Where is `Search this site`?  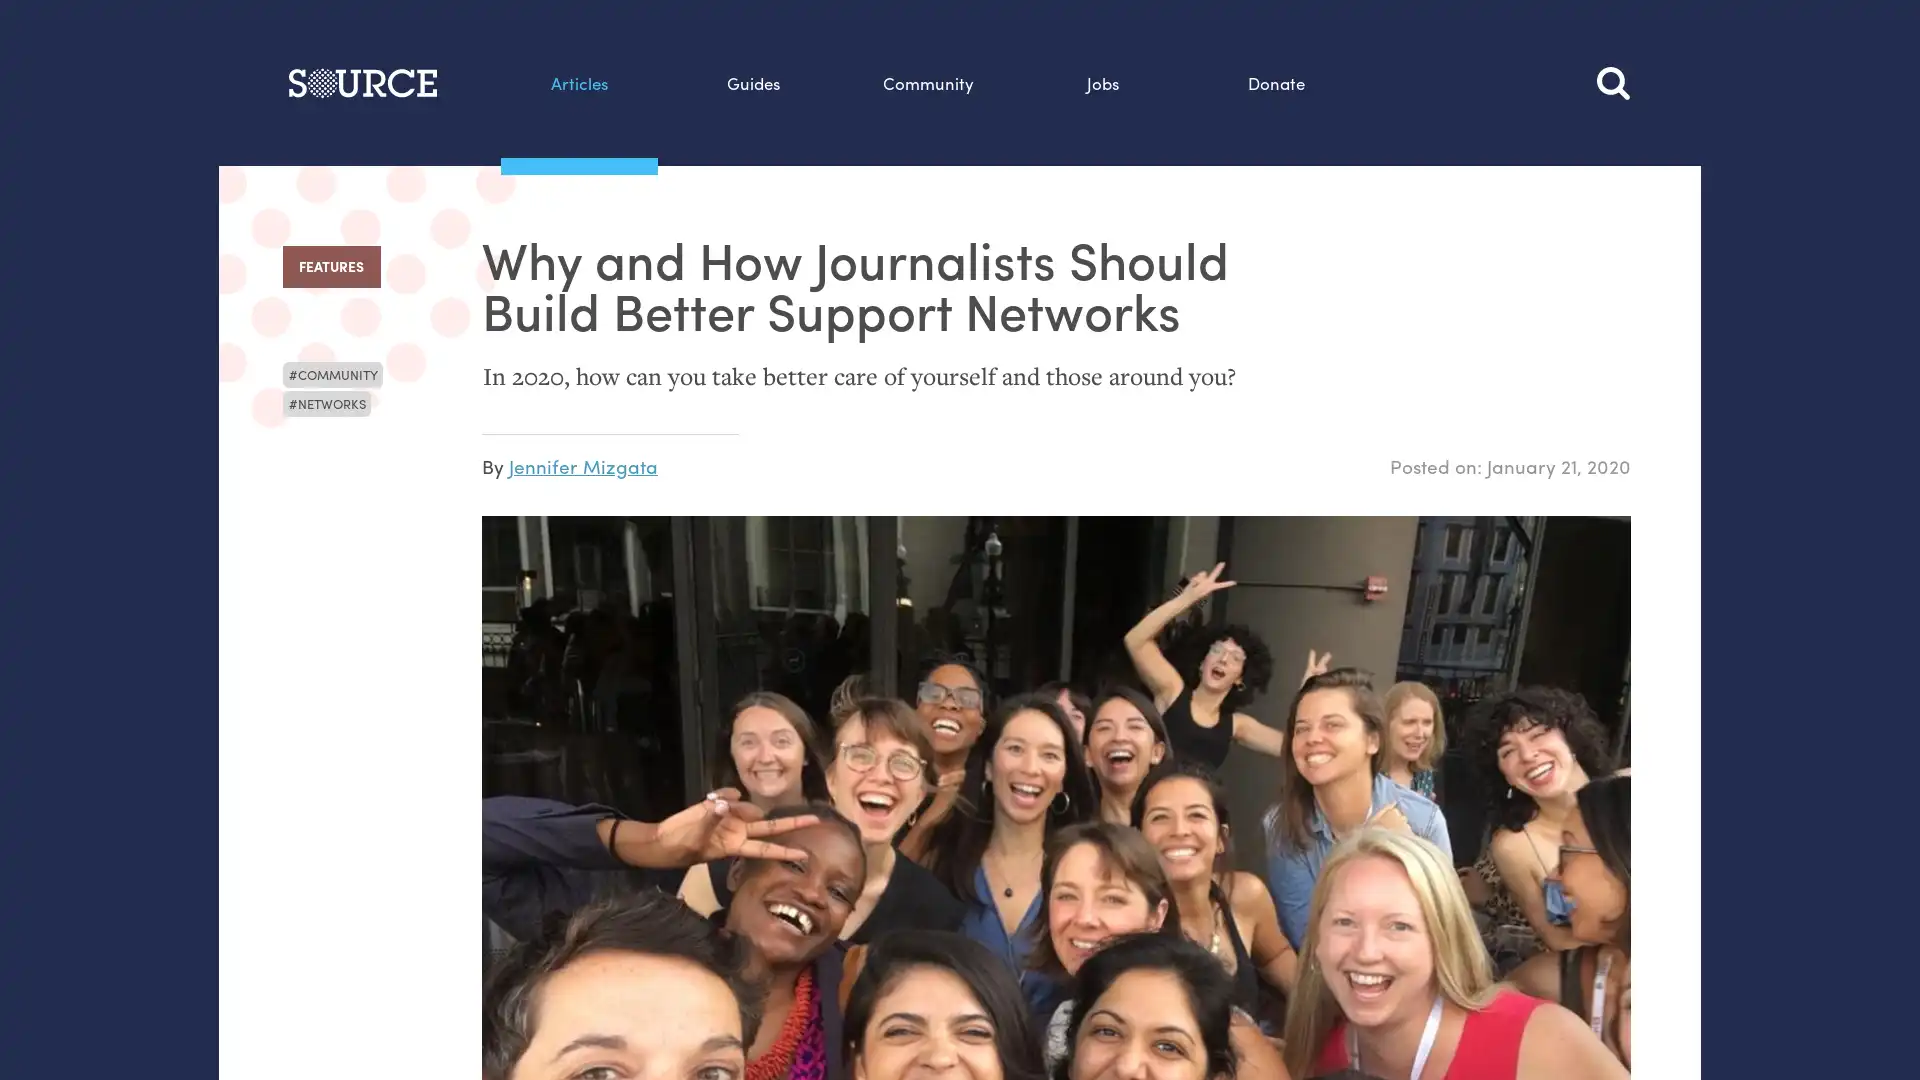 Search this site is located at coordinates (218, 165).